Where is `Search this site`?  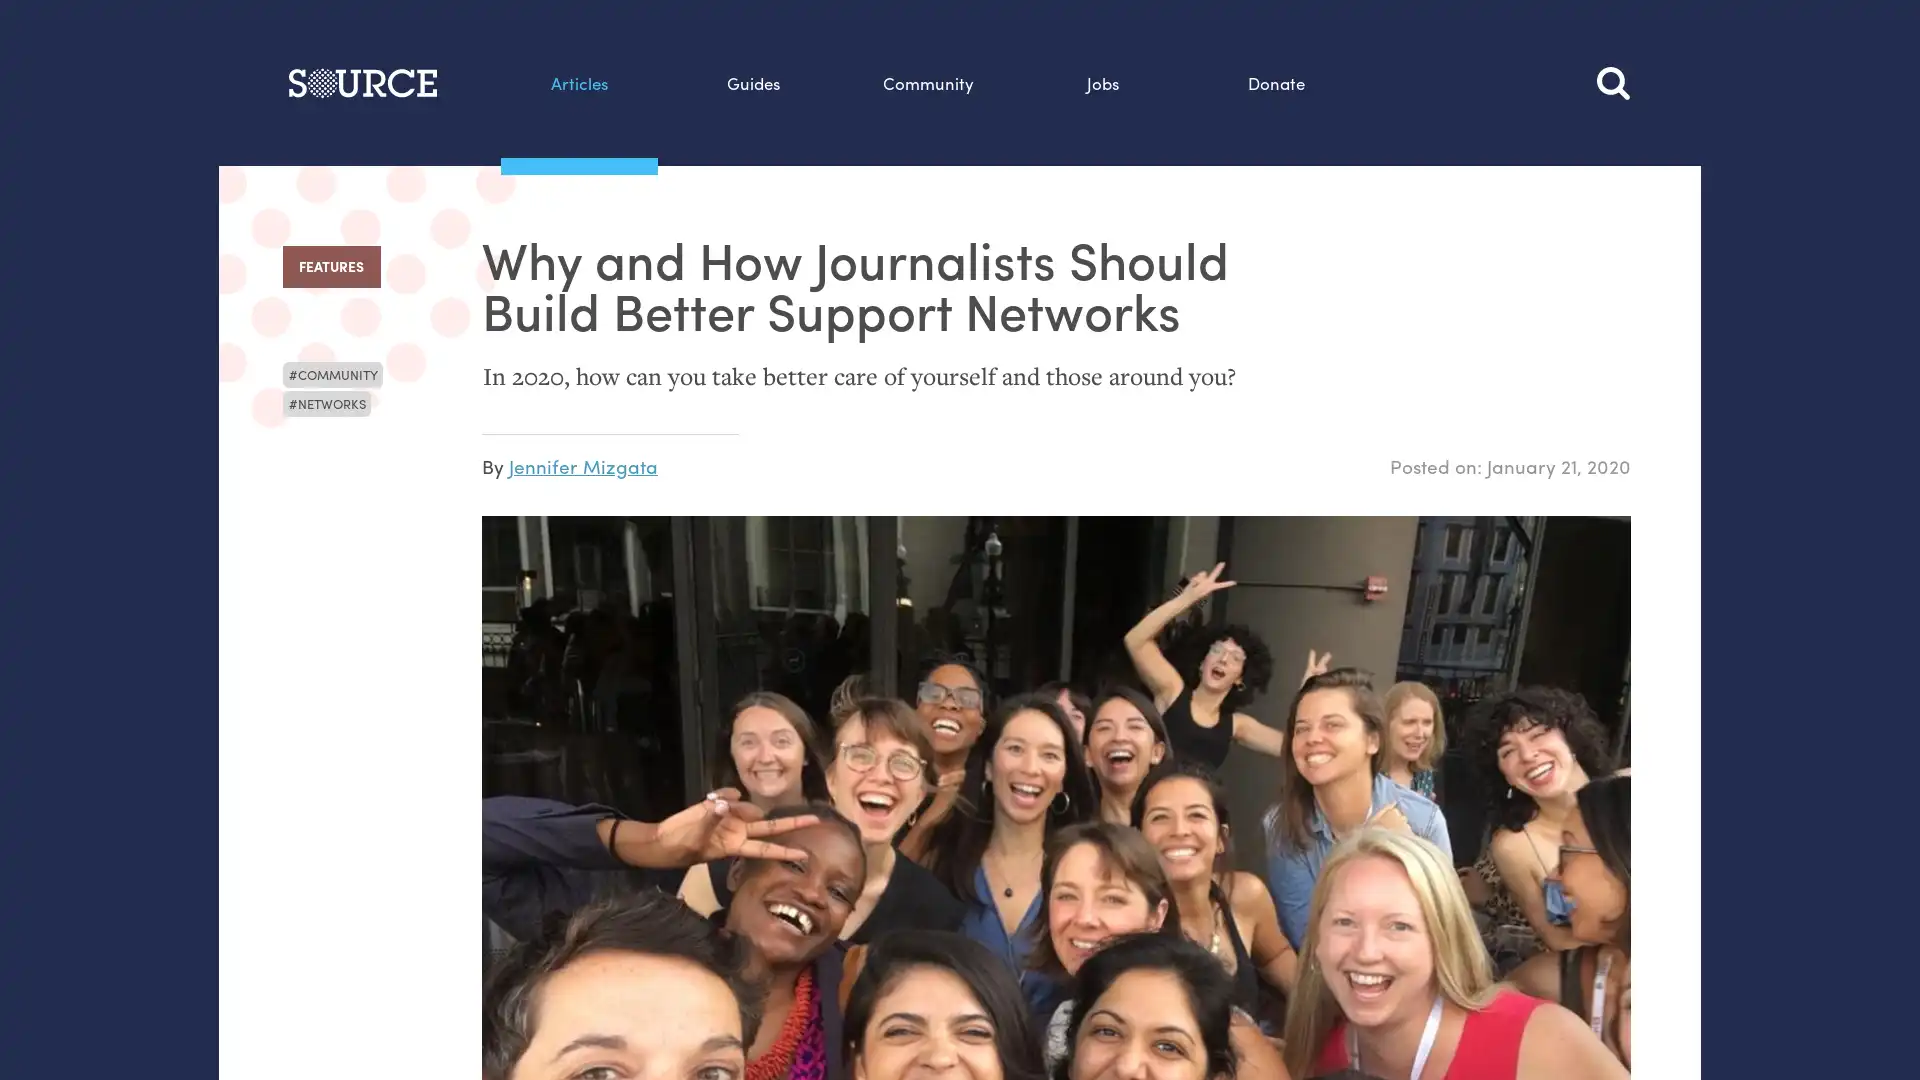 Search this site is located at coordinates (218, 165).